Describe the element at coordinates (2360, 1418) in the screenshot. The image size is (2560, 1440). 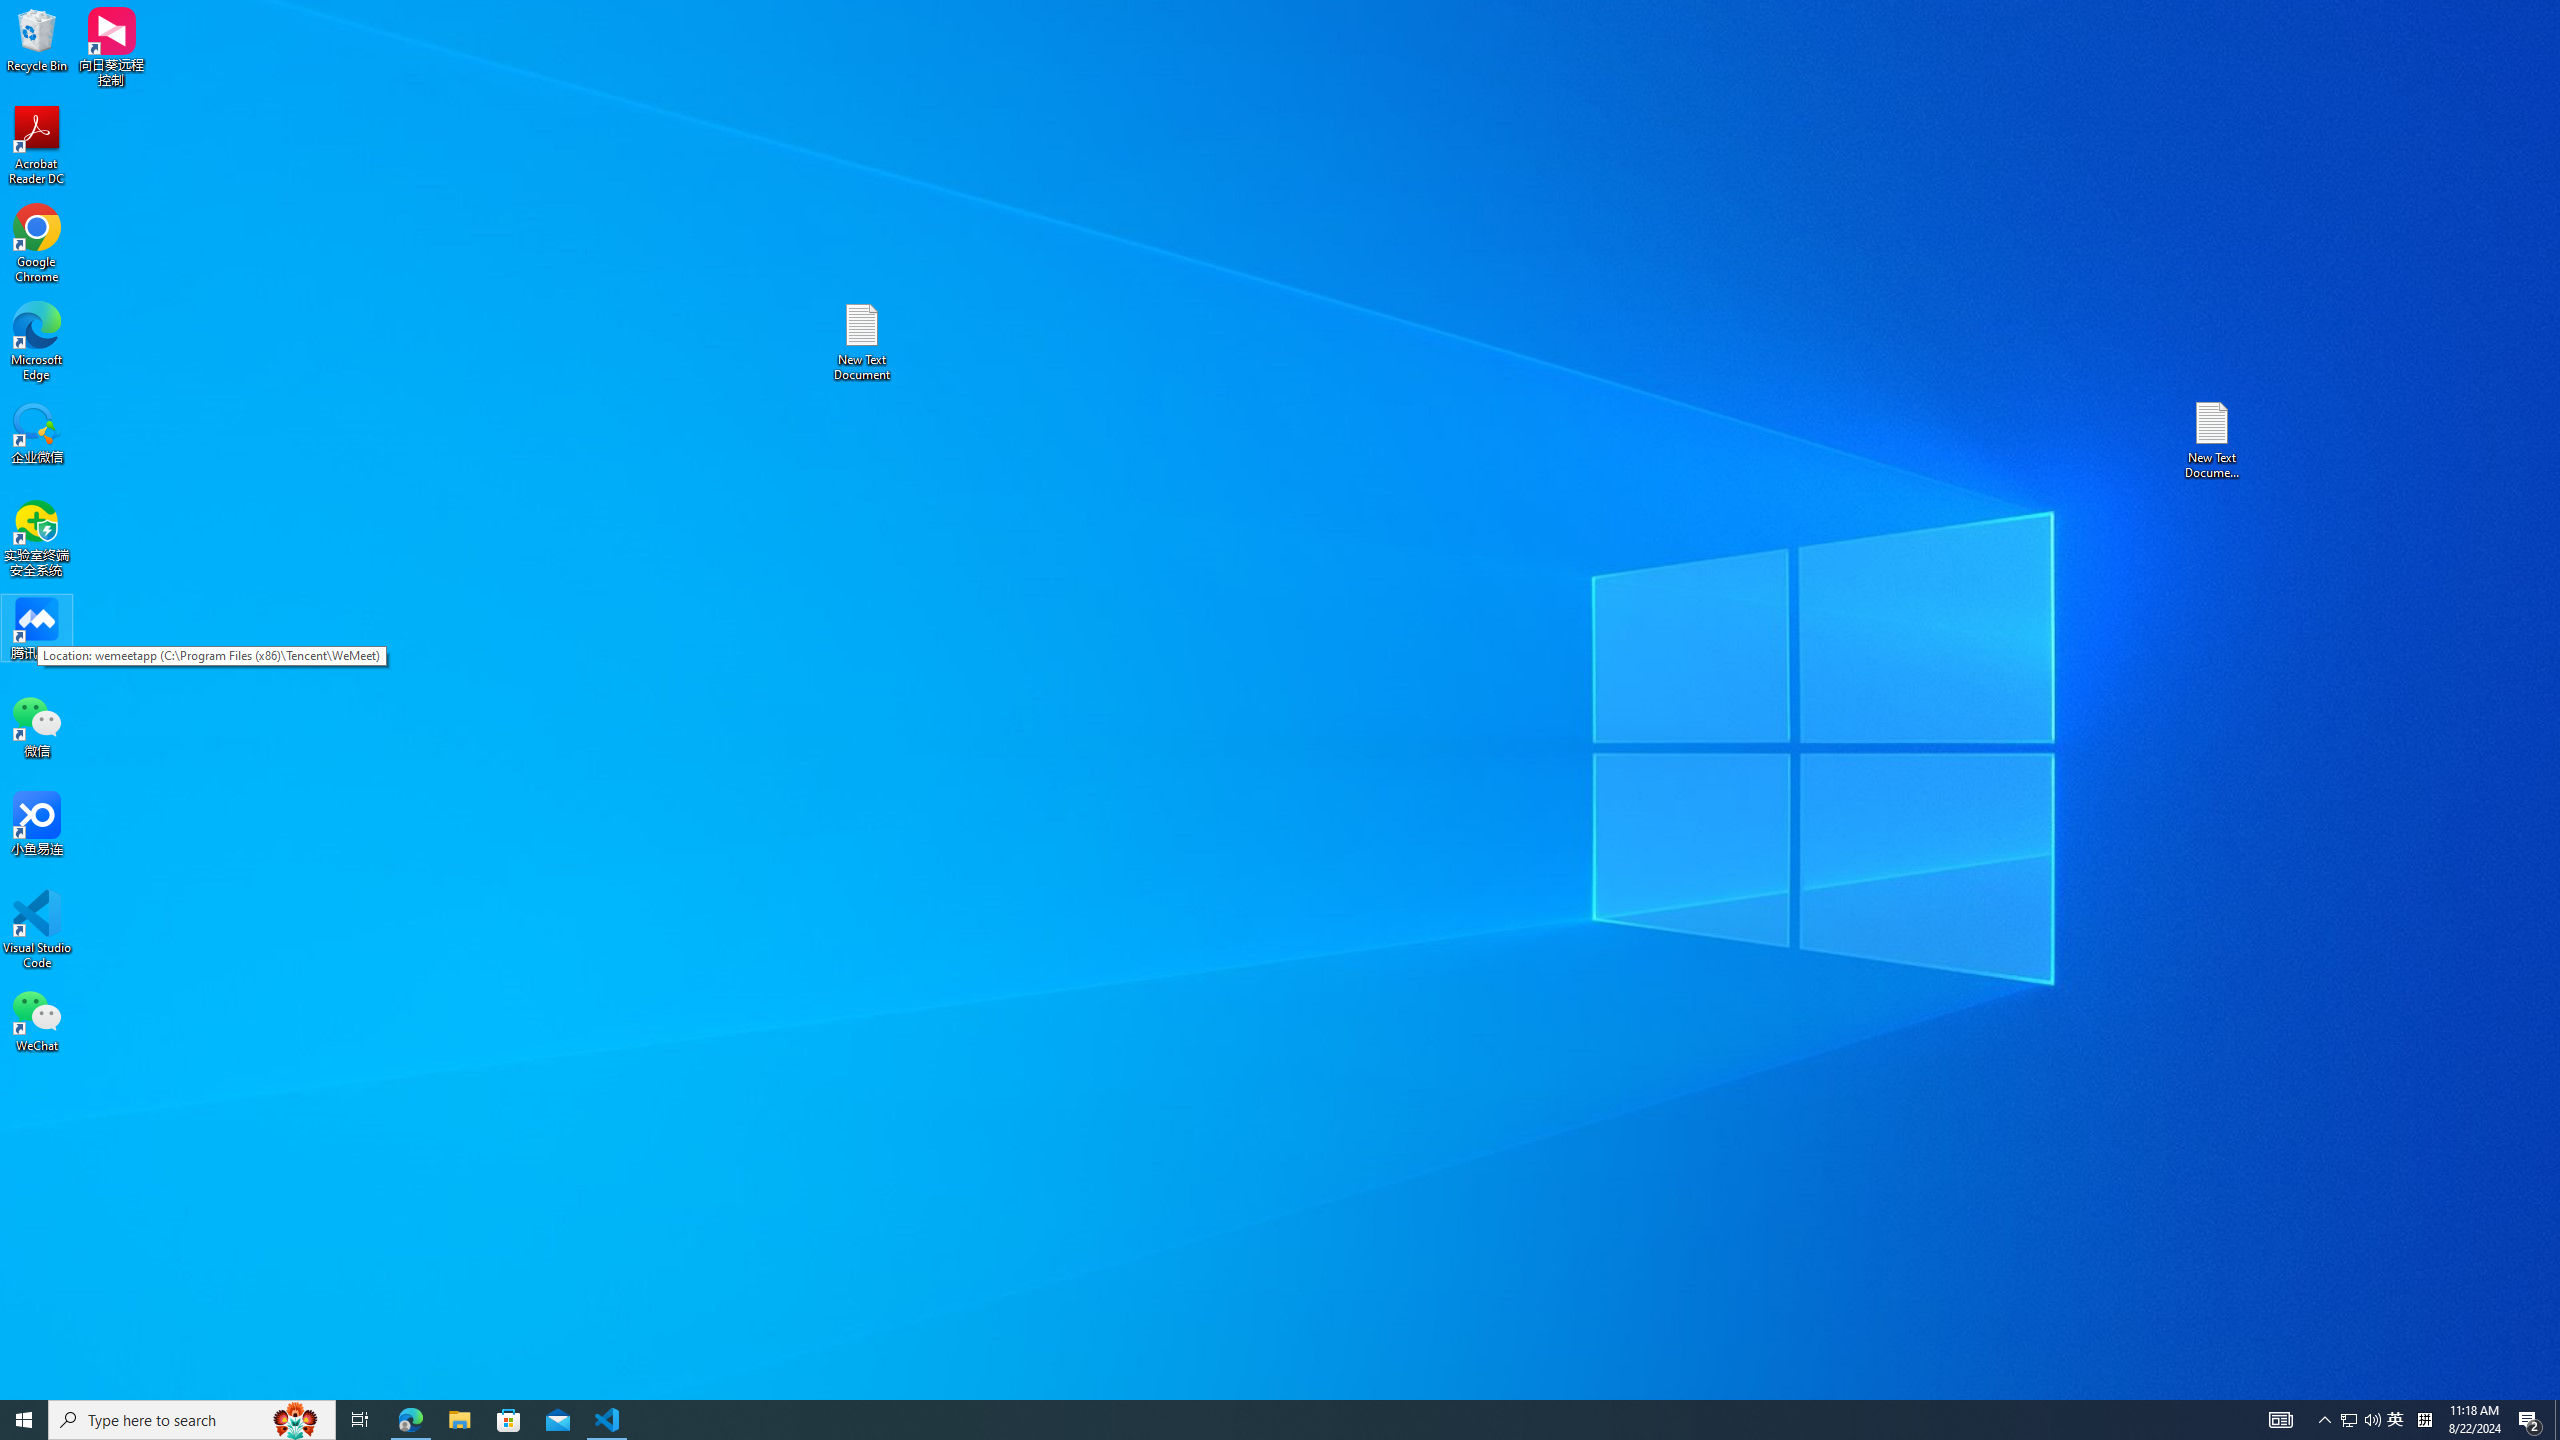
I see `'User Promoted Notification Area'` at that location.